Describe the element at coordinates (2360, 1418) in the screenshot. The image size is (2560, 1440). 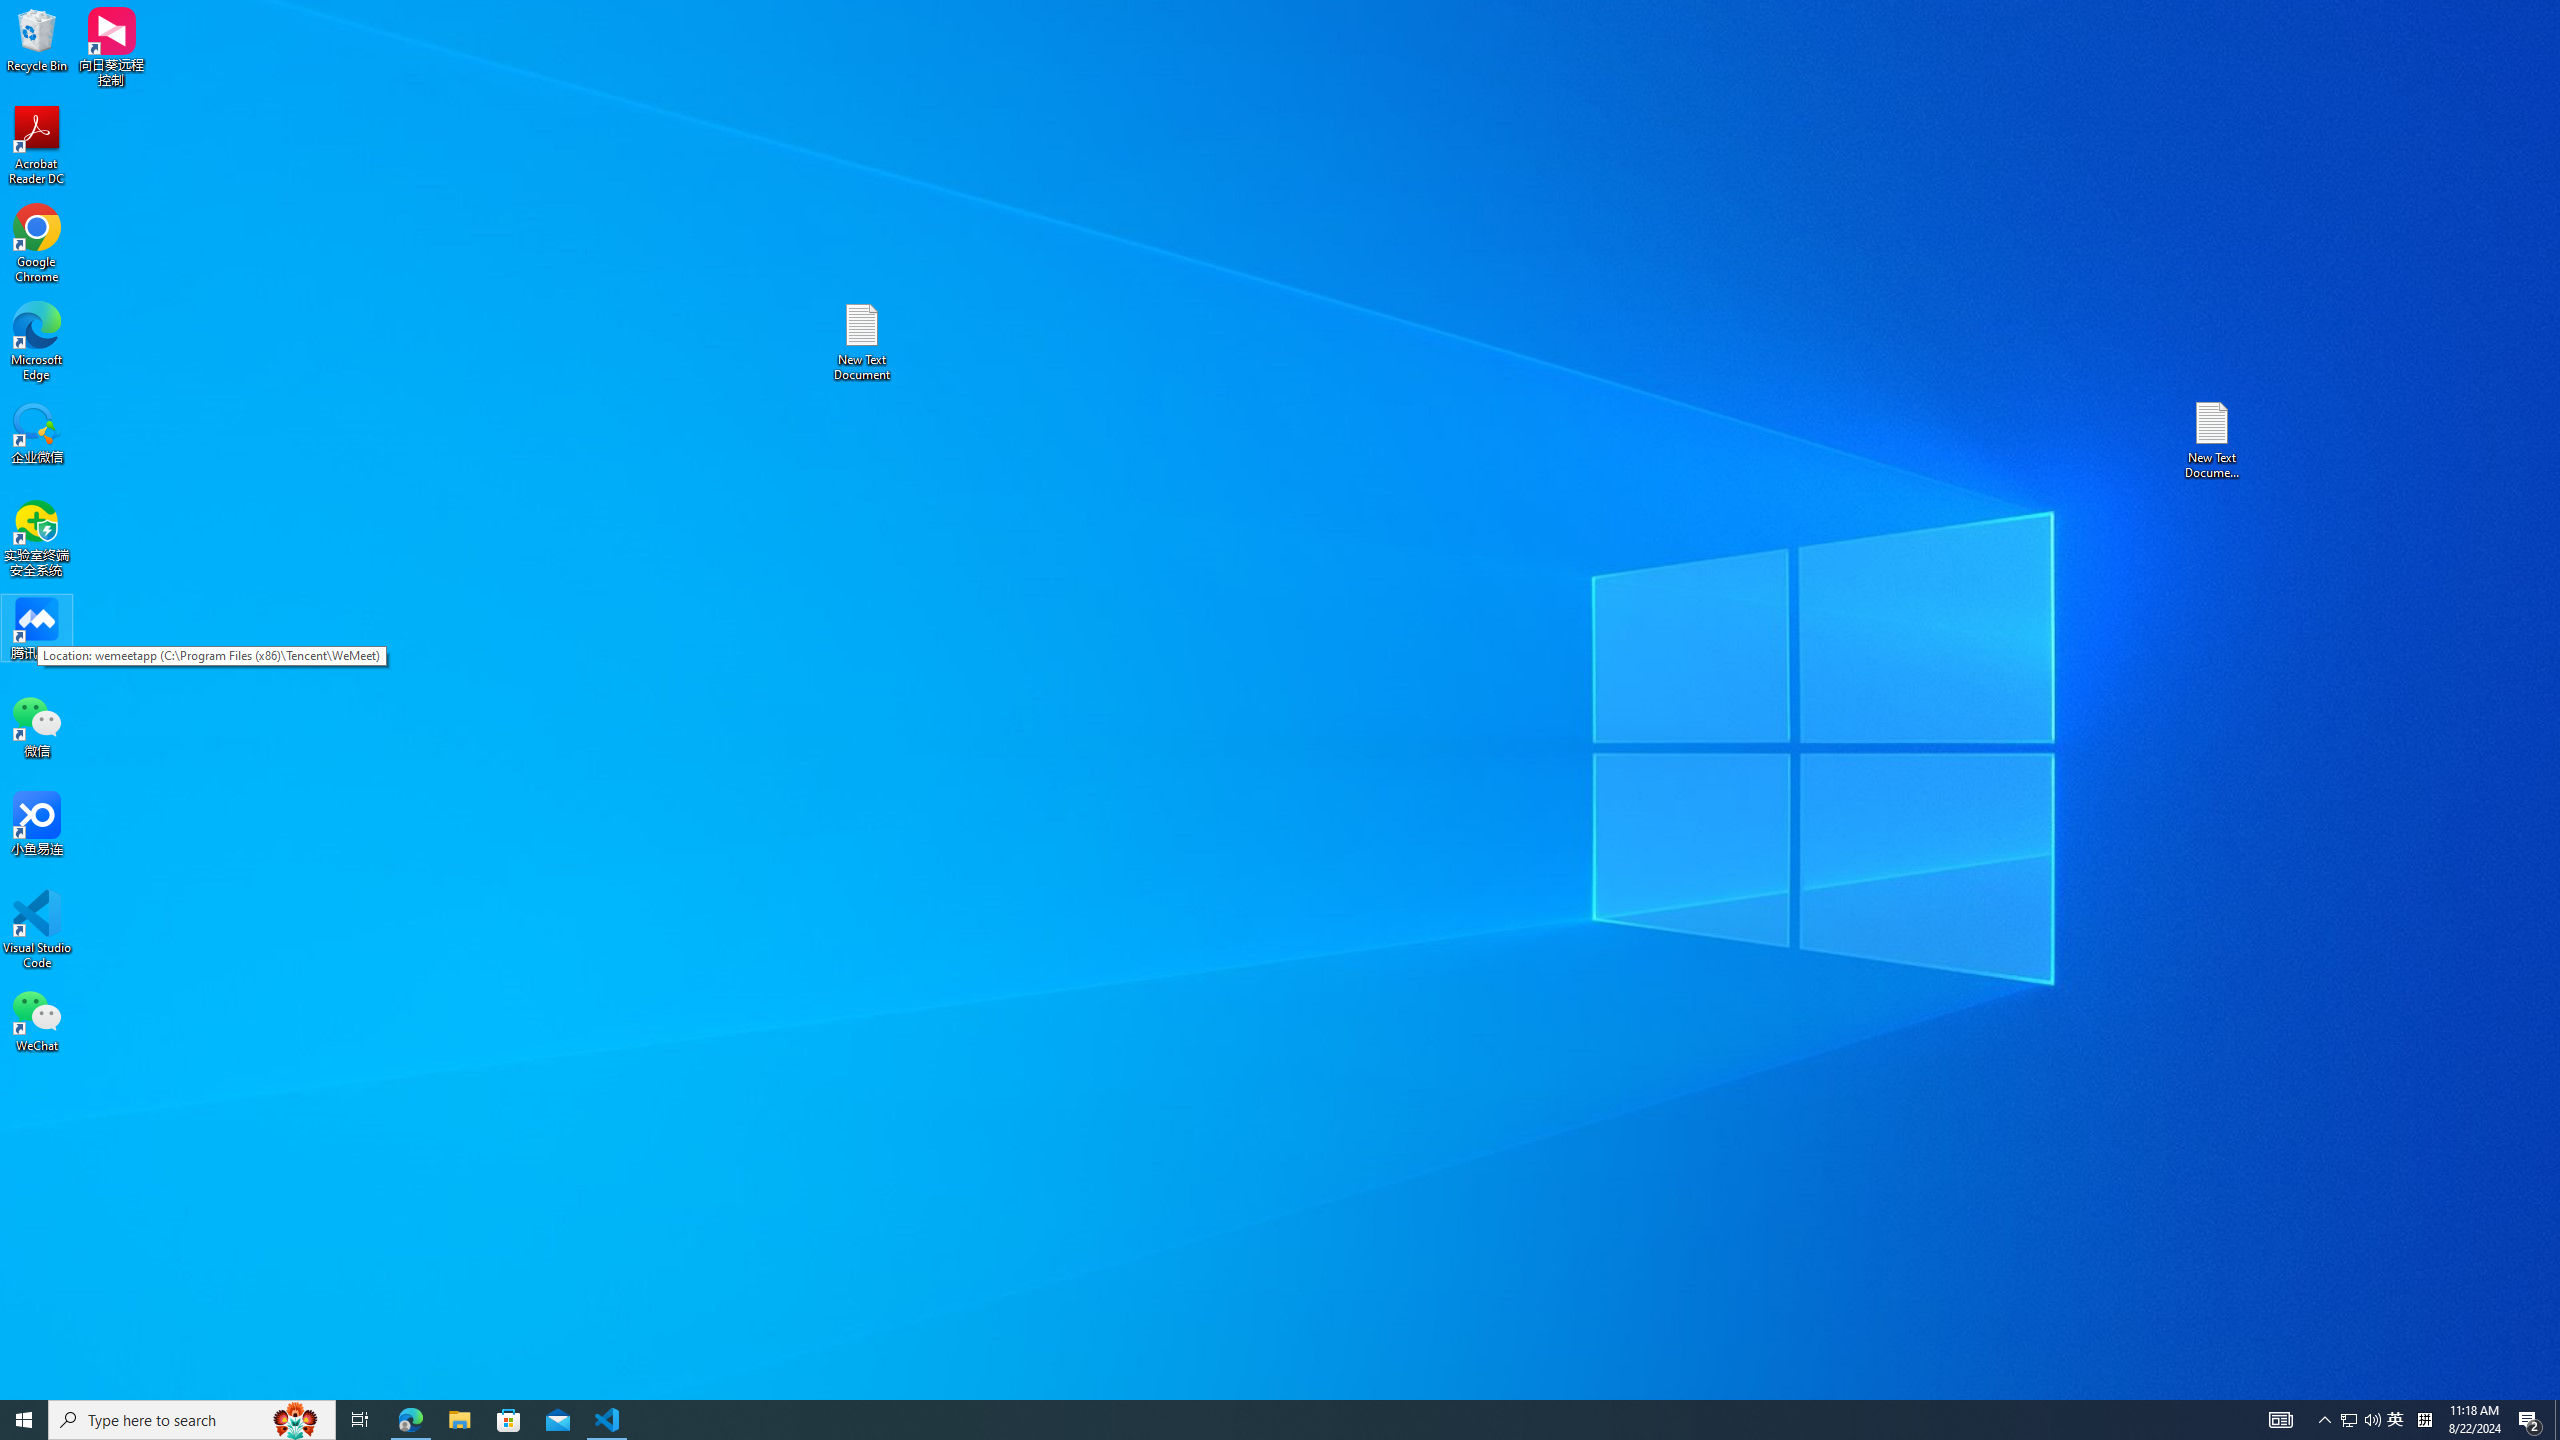
I see `'User Promoted Notification Area'` at that location.